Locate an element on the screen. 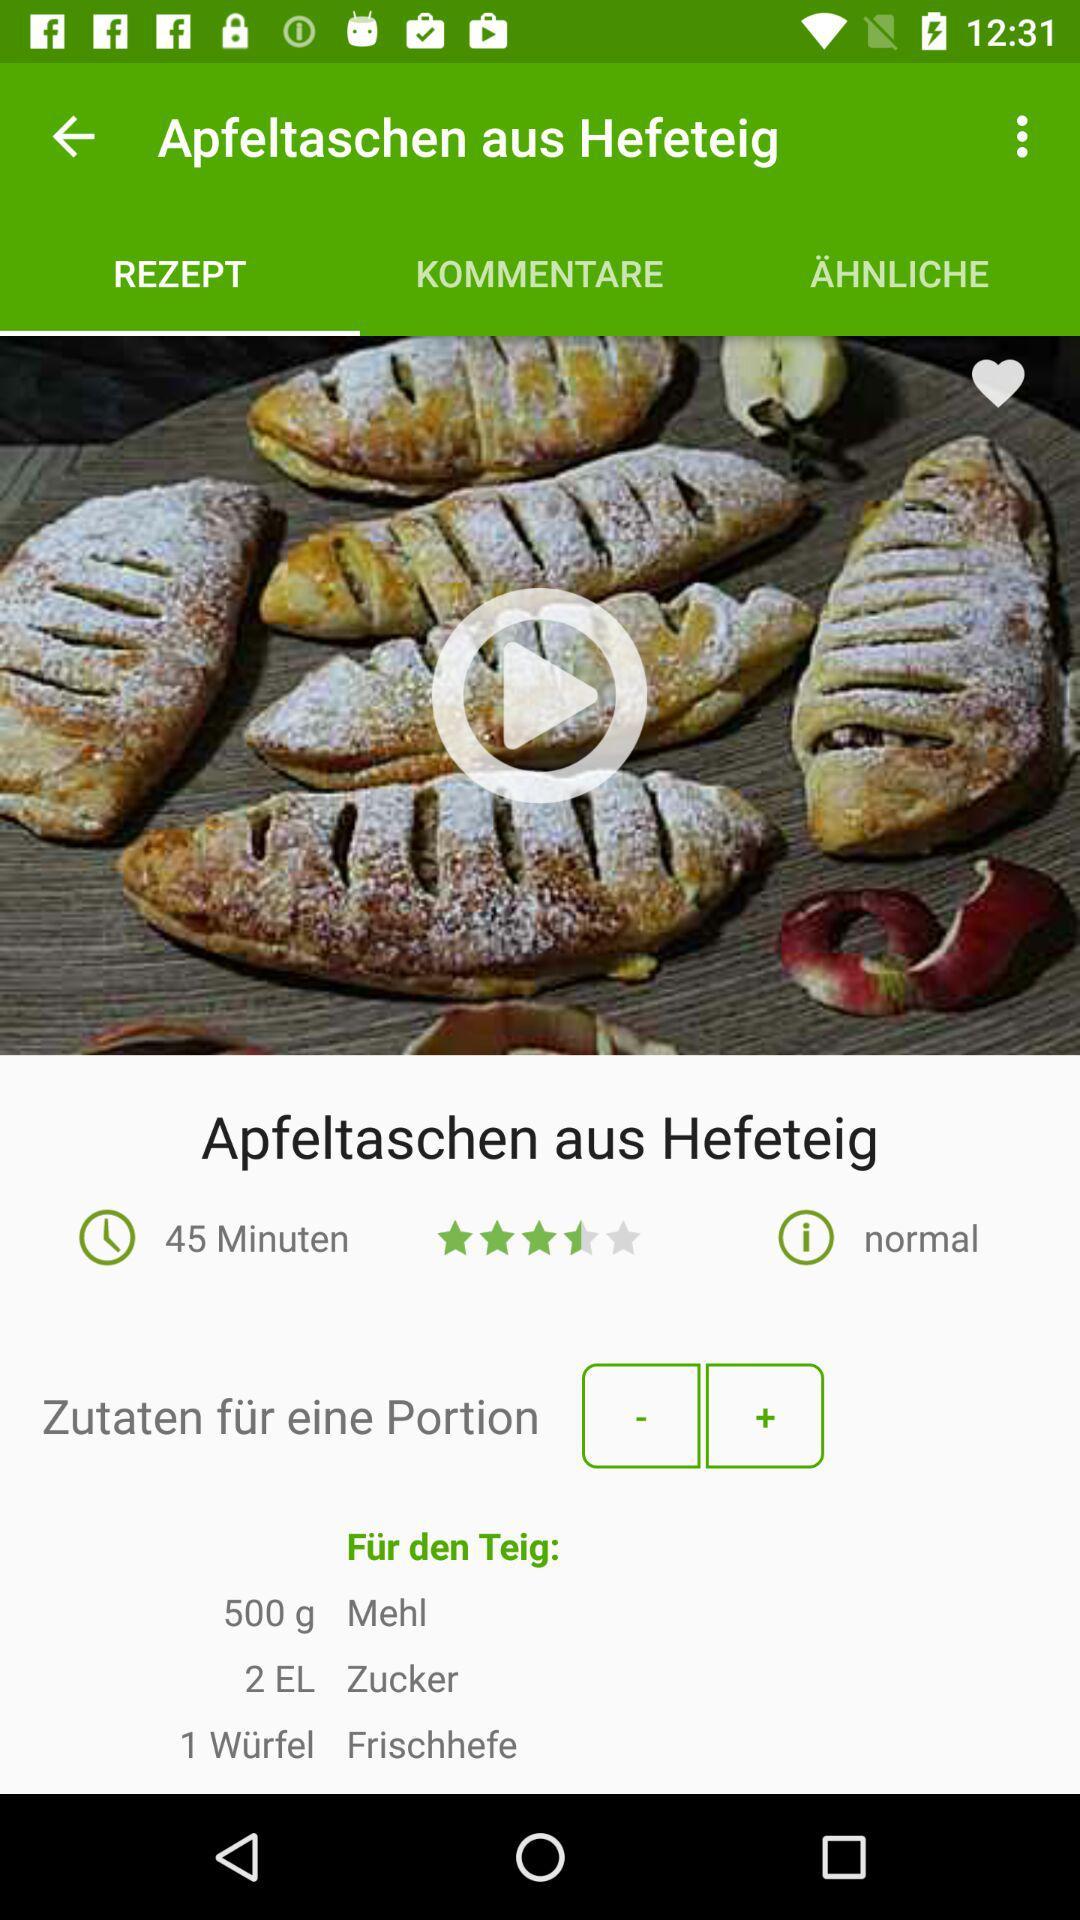 This screenshot has height=1920, width=1080. colou pinter is located at coordinates (540, 695).